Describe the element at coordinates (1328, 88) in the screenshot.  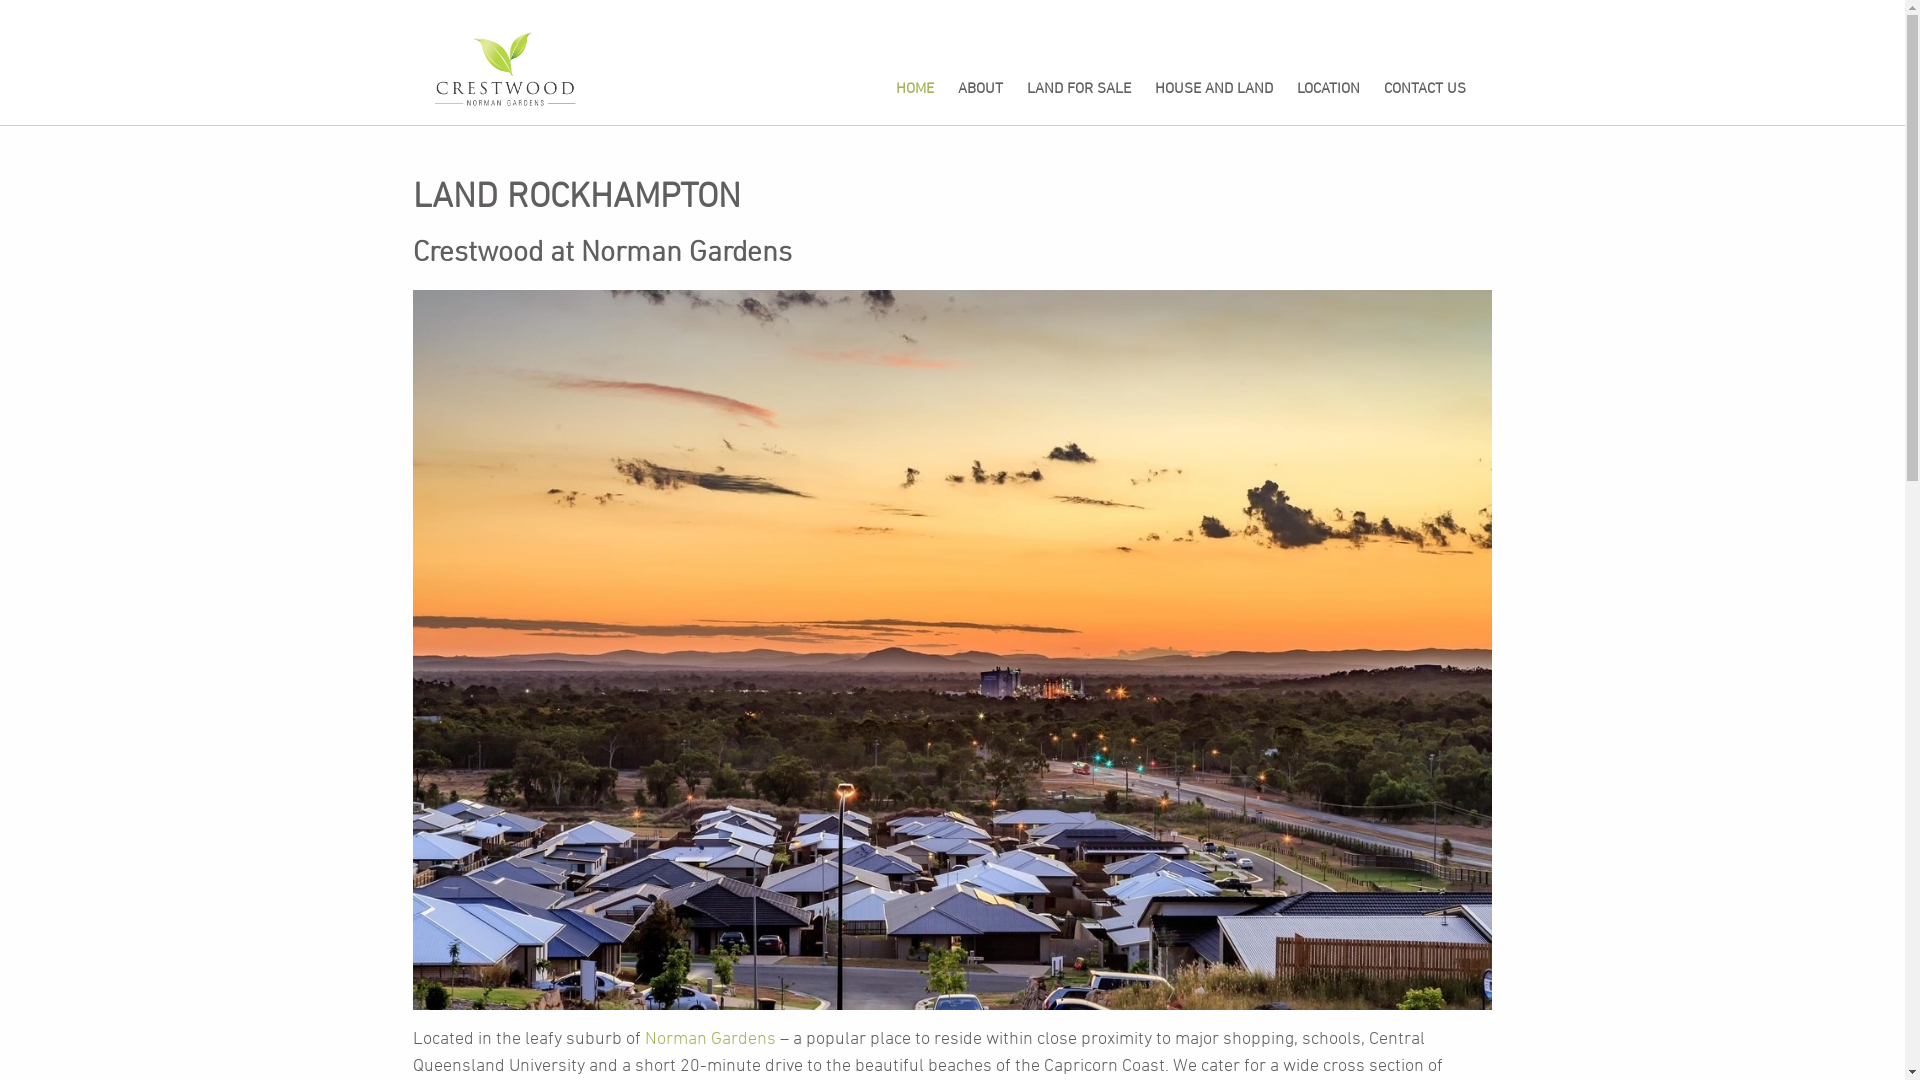
I see `'LOCATION'` at that location.